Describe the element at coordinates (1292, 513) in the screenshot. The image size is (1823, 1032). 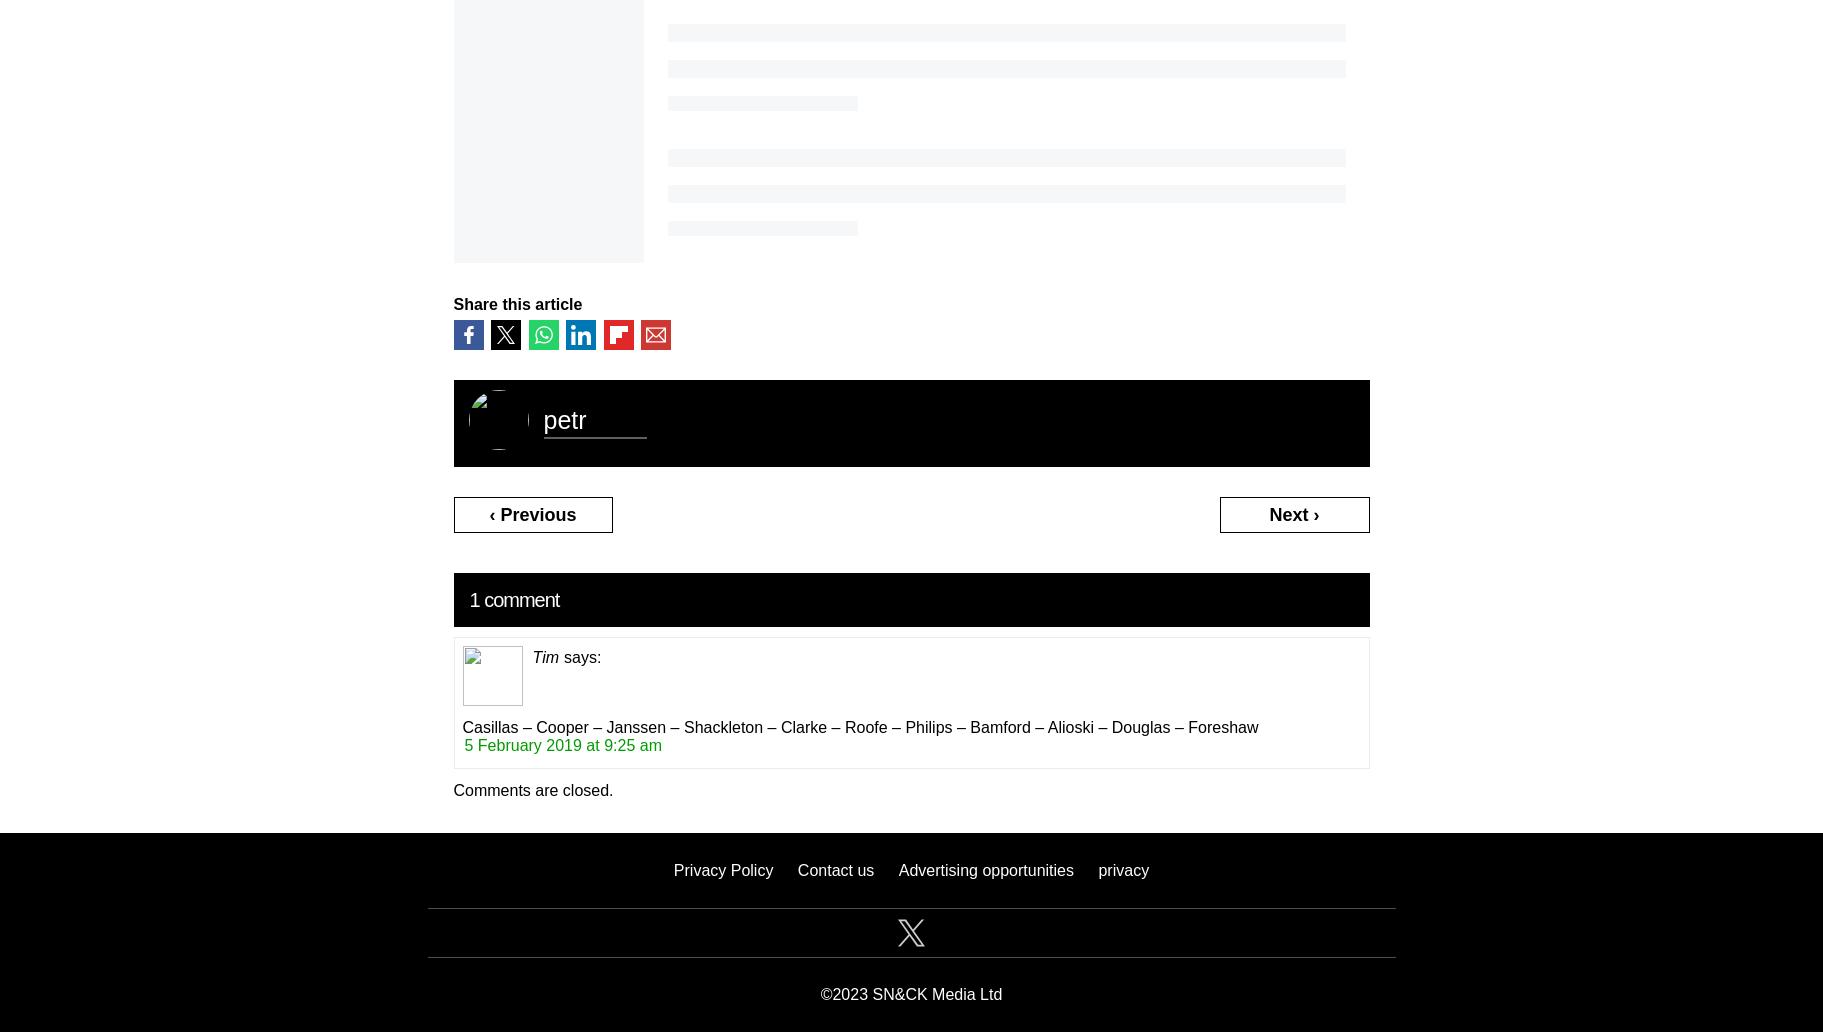
I see `'Next ›'` at that location.